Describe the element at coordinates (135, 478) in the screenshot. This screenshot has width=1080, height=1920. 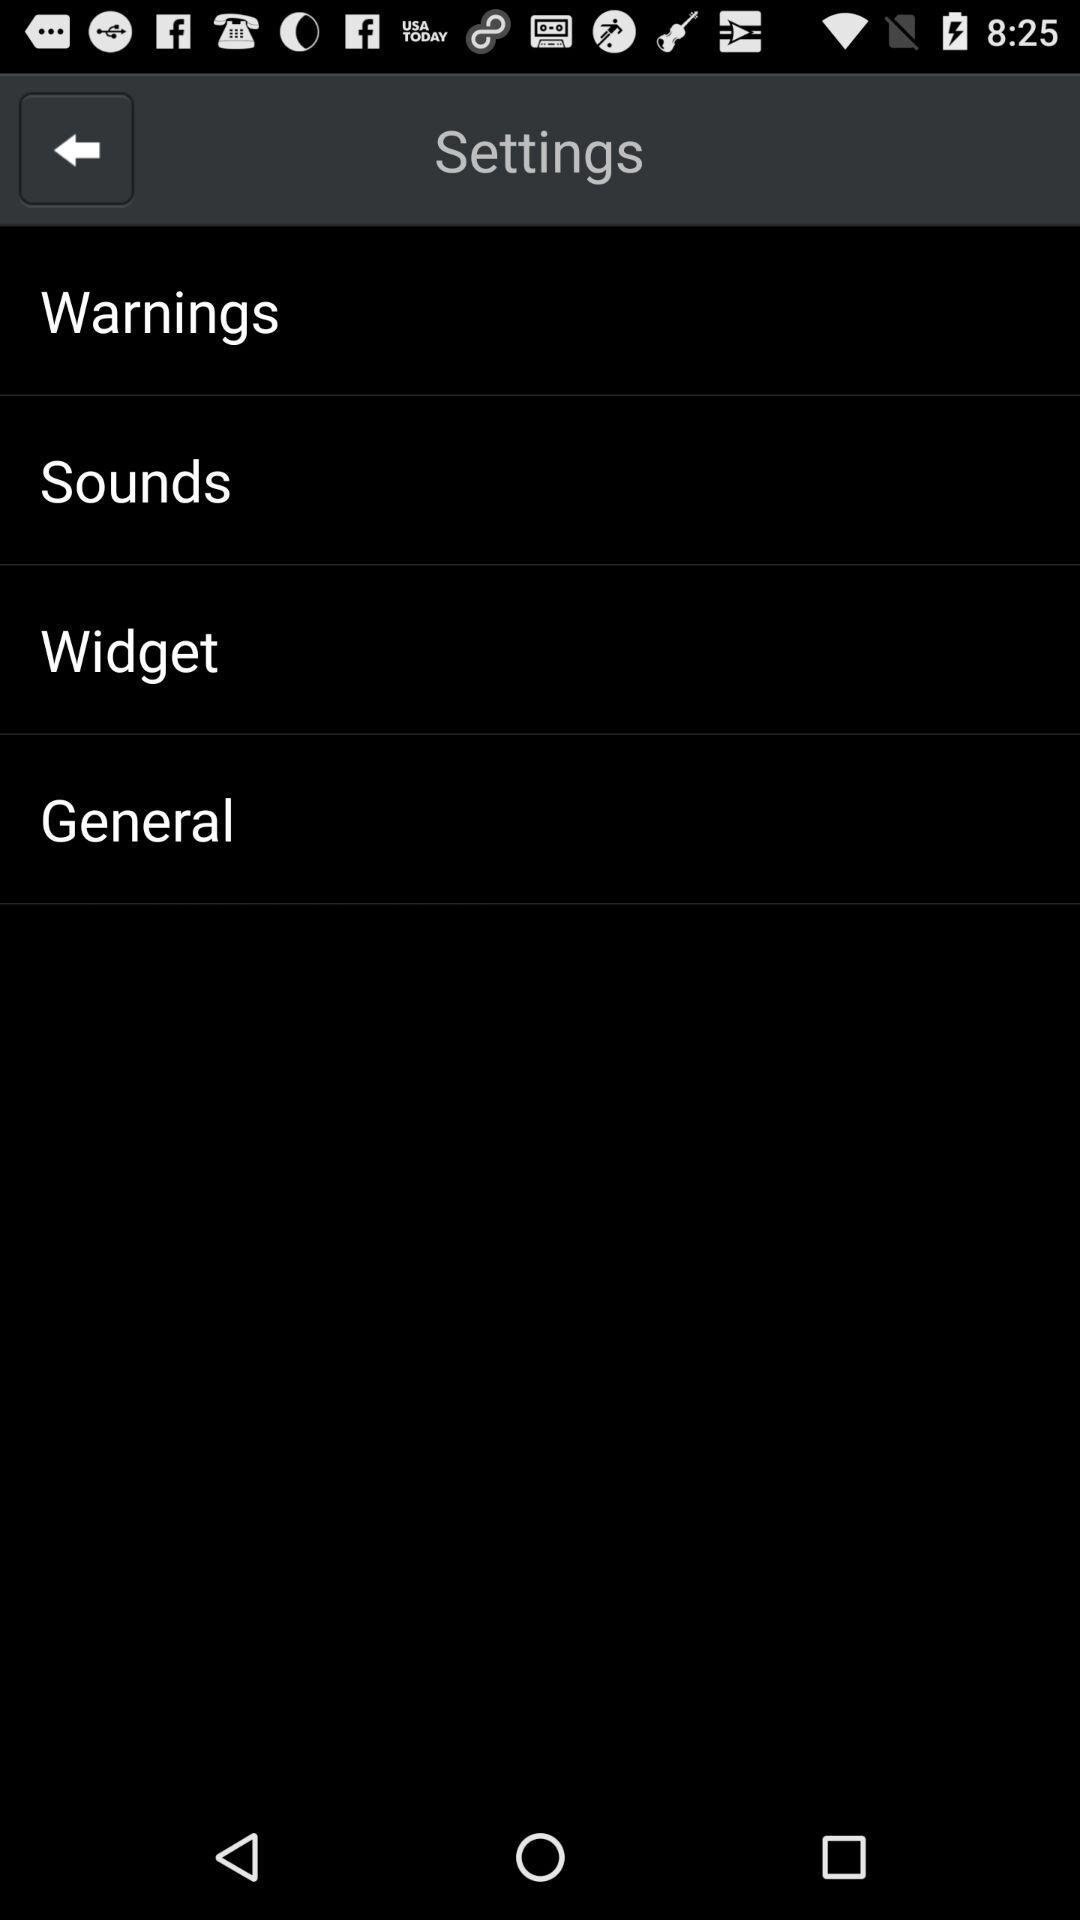
I see `the sounds app` at that location.